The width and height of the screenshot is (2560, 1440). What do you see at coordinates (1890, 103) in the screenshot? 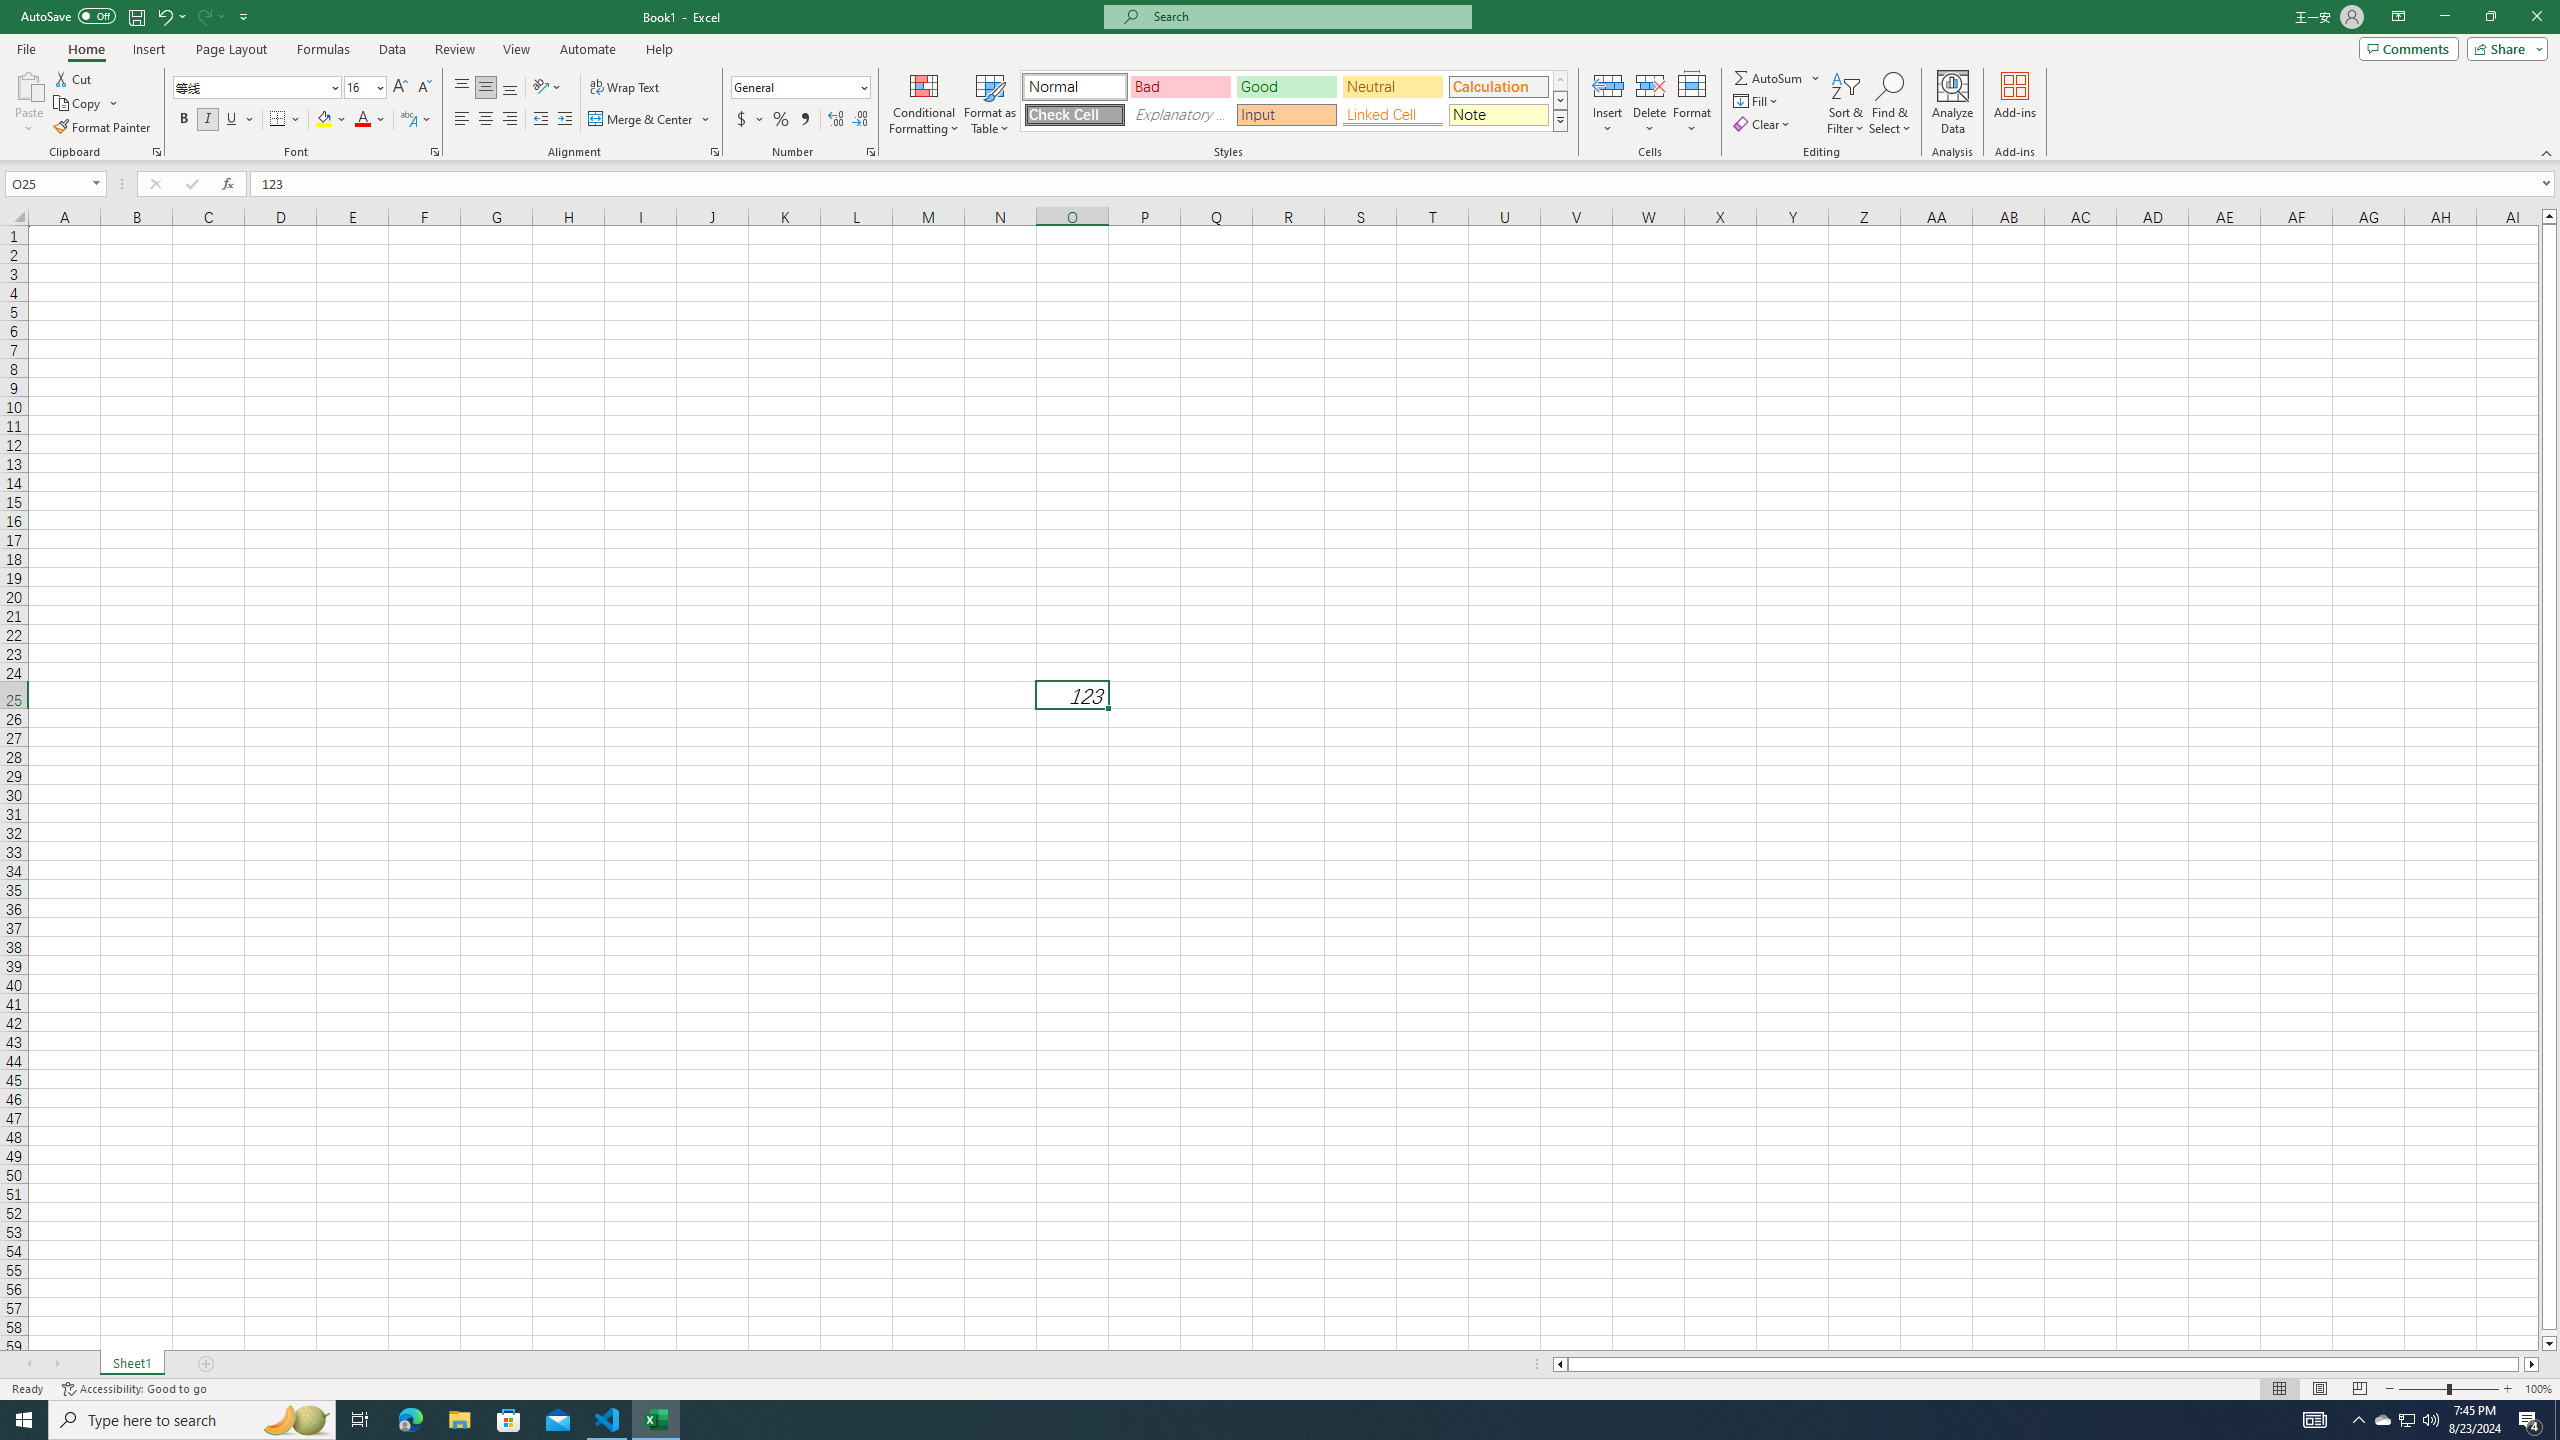
I see `'Find & Select'` at bounding box center [1890, 103].